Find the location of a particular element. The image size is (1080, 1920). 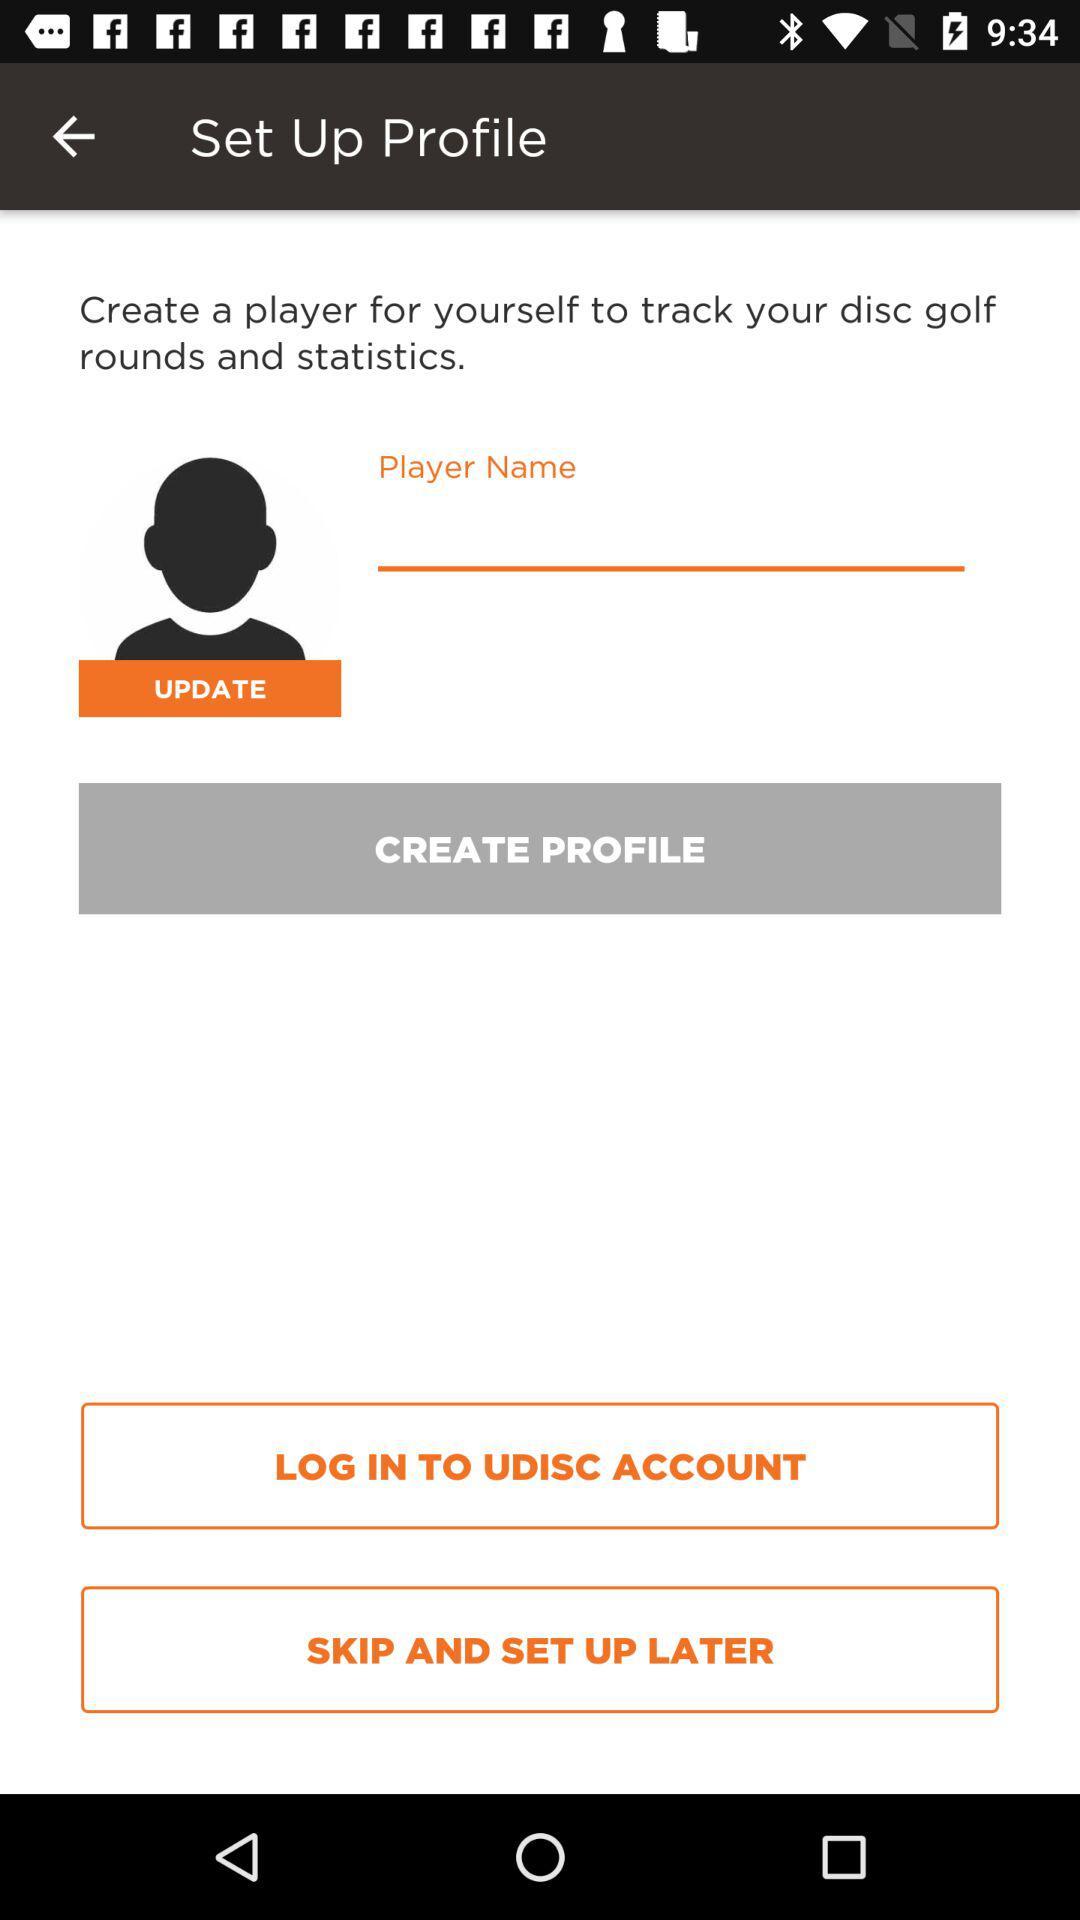

person is located at coordinates (209, 584).